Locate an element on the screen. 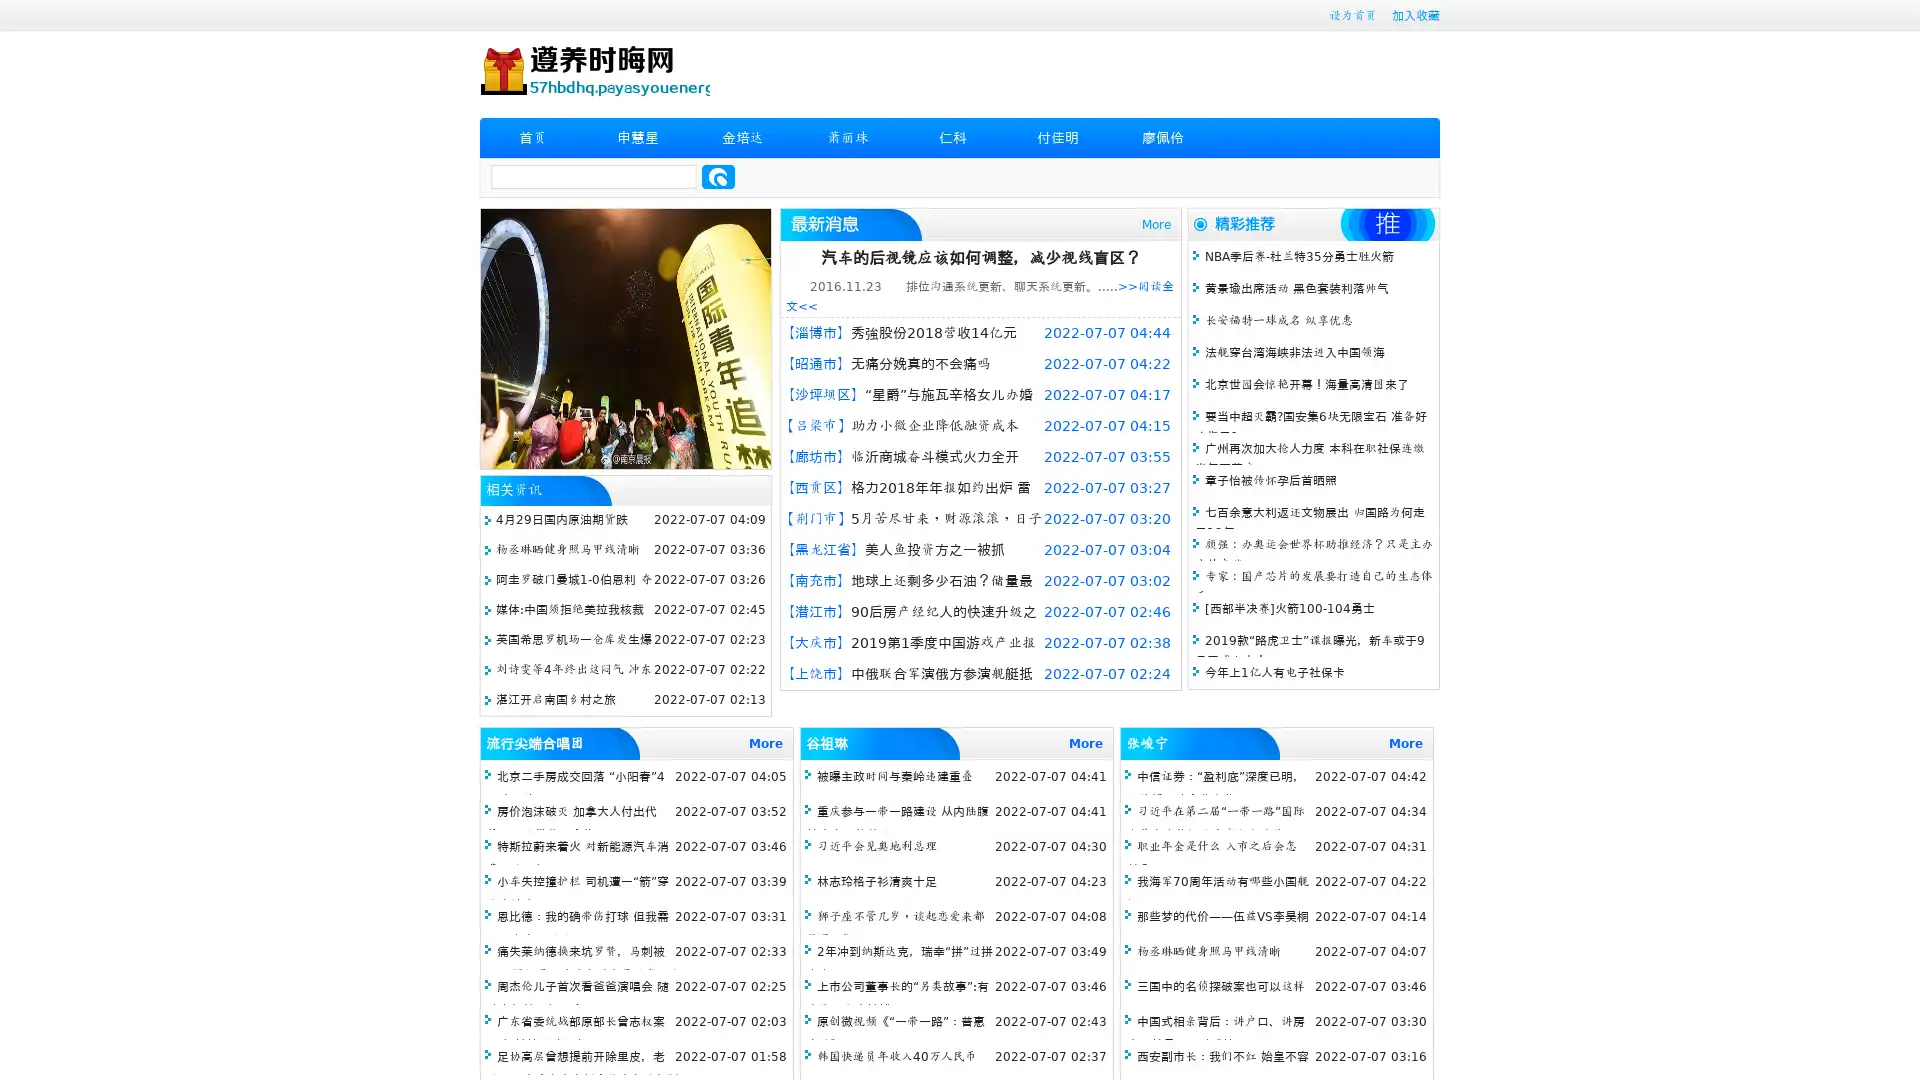  Search is located at coordinates (718, 176).